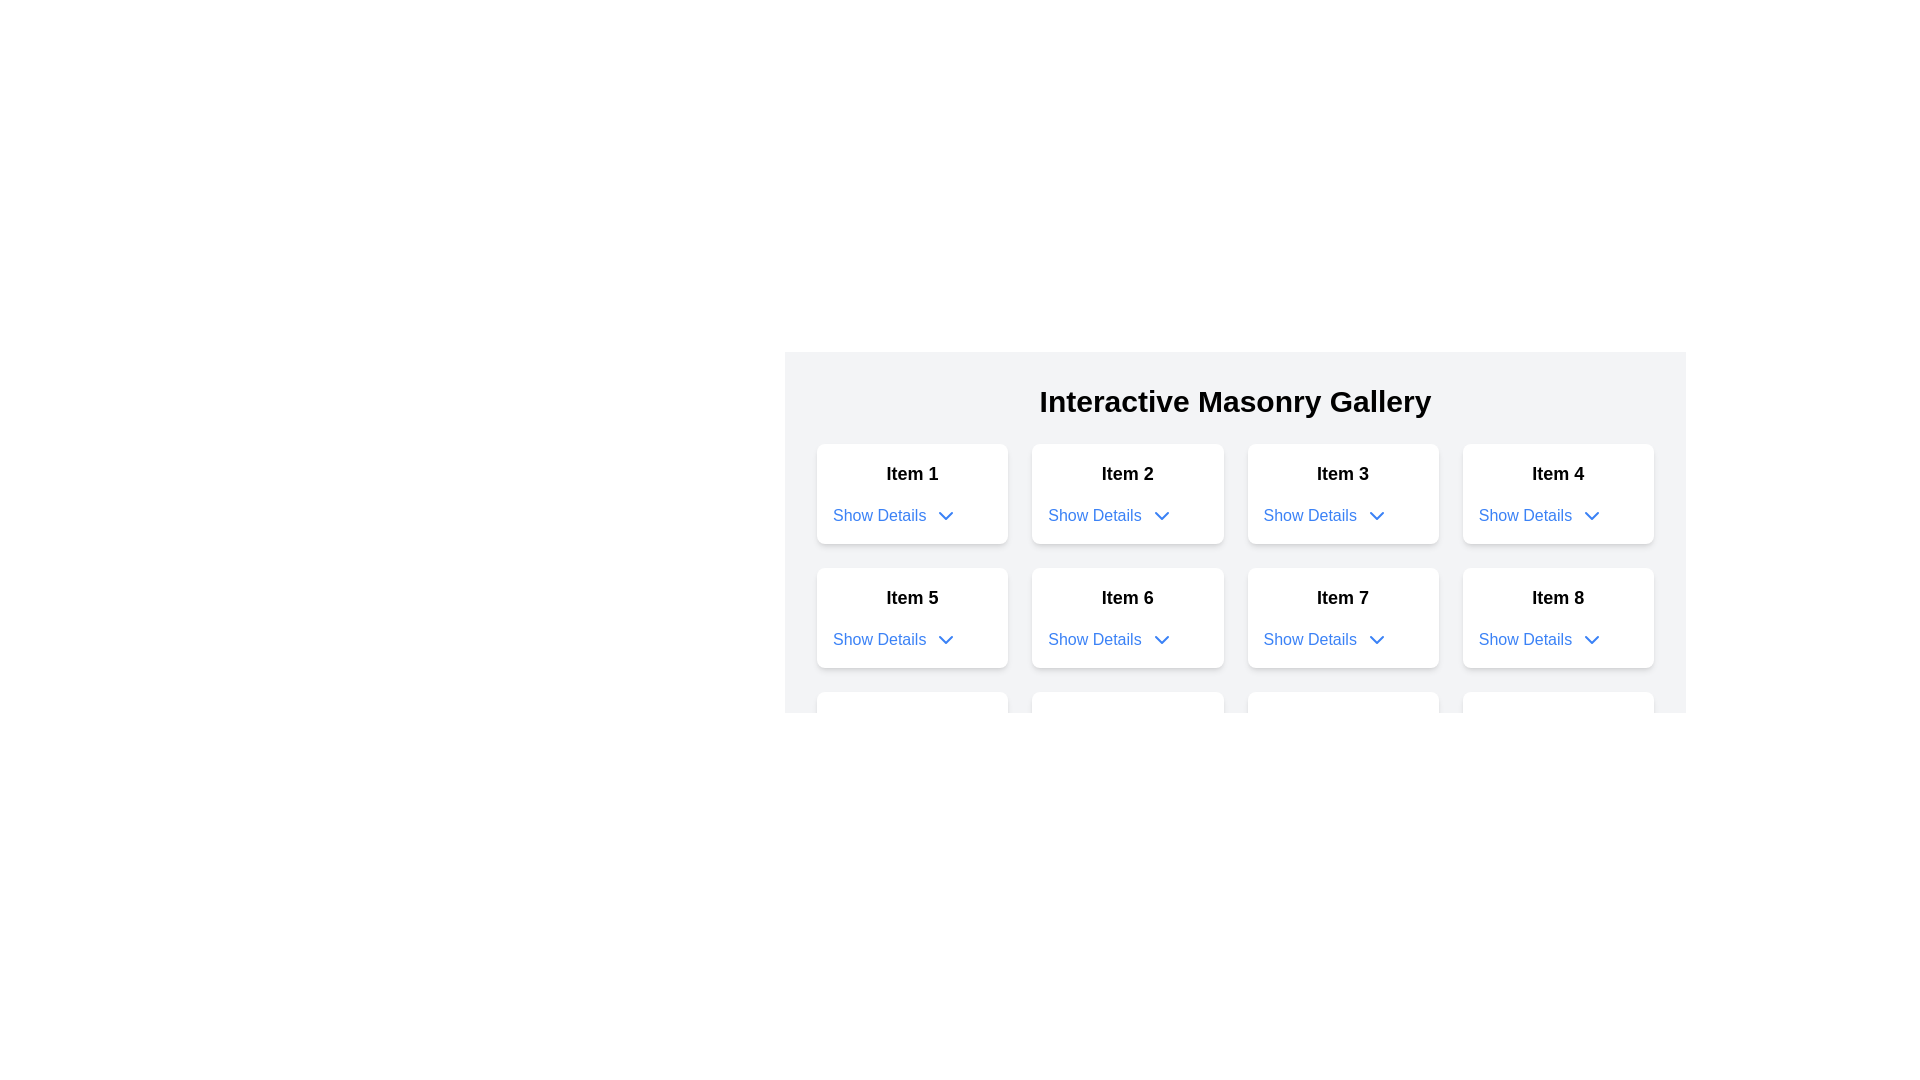 This screenshot has width=1920, height=1080. What do you see at coordinates (1093, 515) in the screenshot?
I see `the 'Show Details' hyperlink text styled in blue, which is located next to a downward-facing arrow icon in the second item of the second row of the grid layout` at bounding box center [1093, 515].